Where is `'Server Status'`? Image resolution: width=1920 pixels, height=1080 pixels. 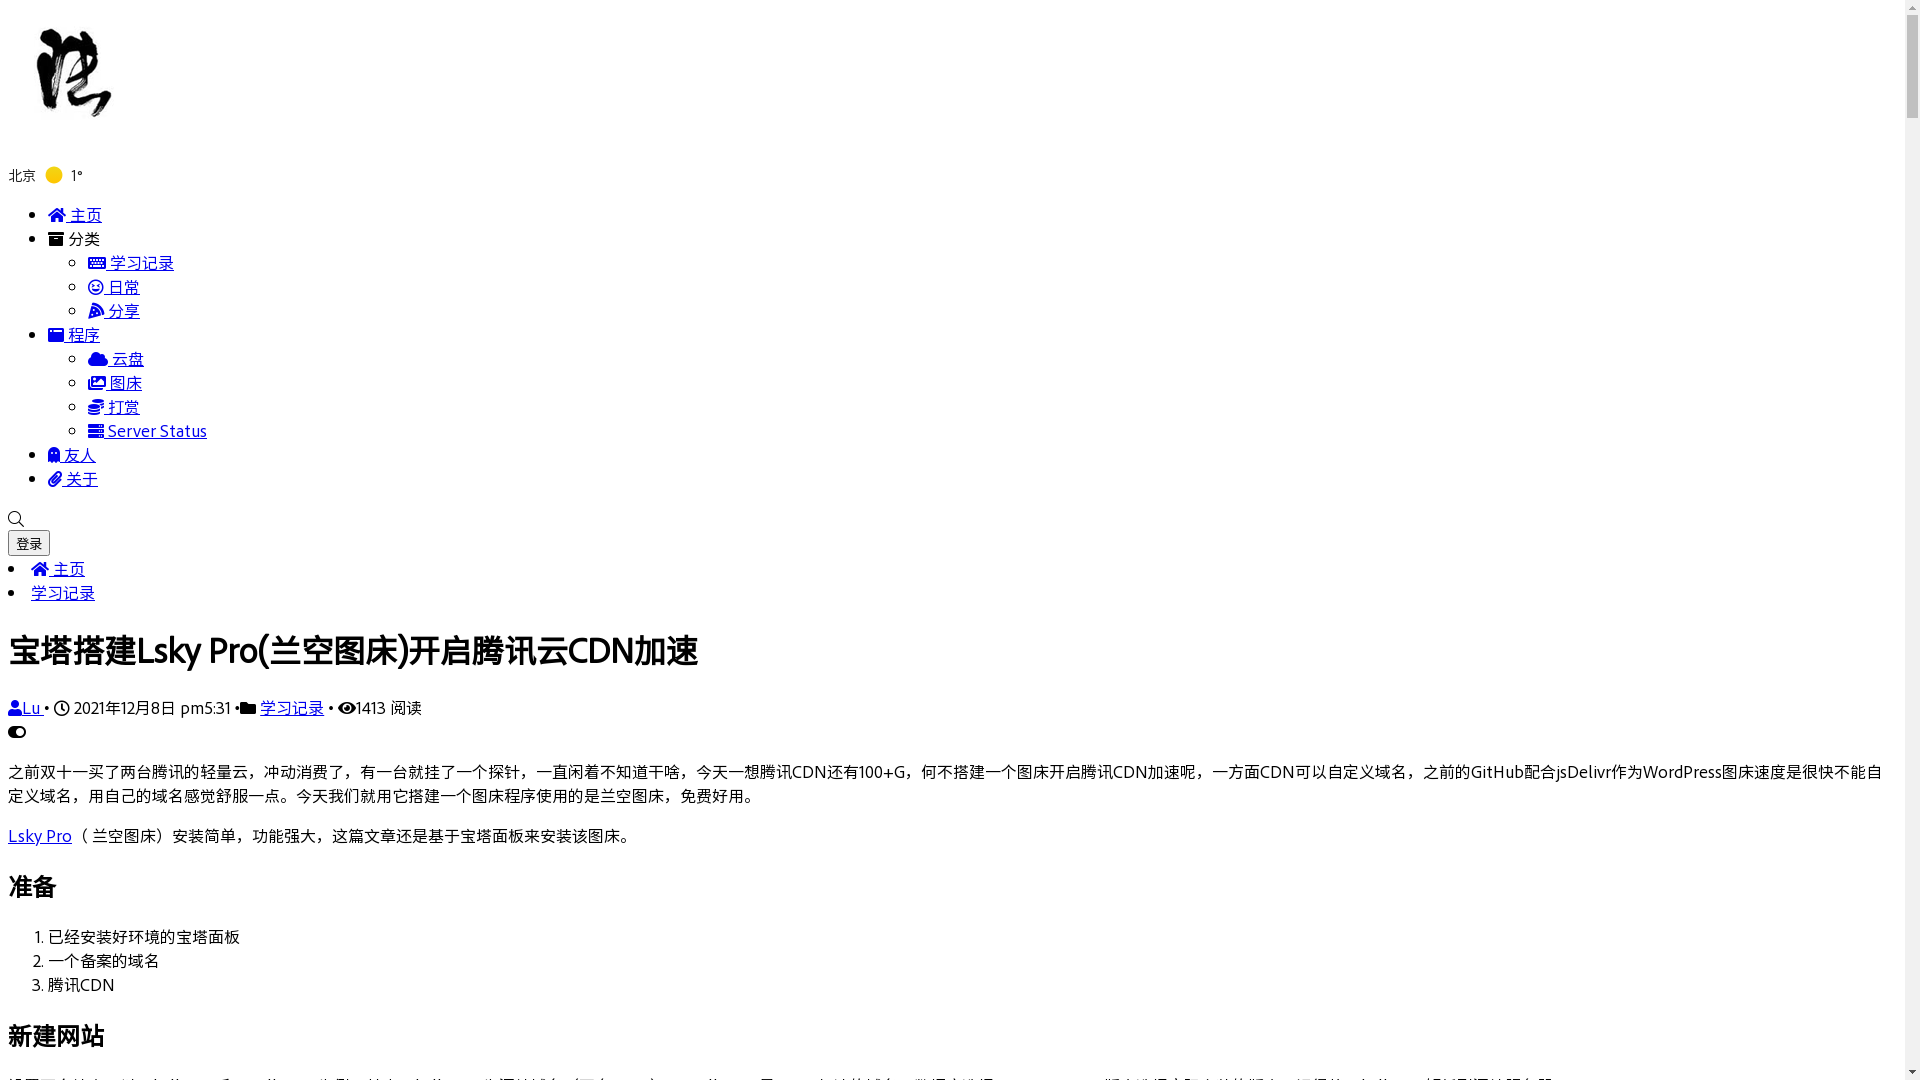 'Server Status' is located at coordinates (146, 428).